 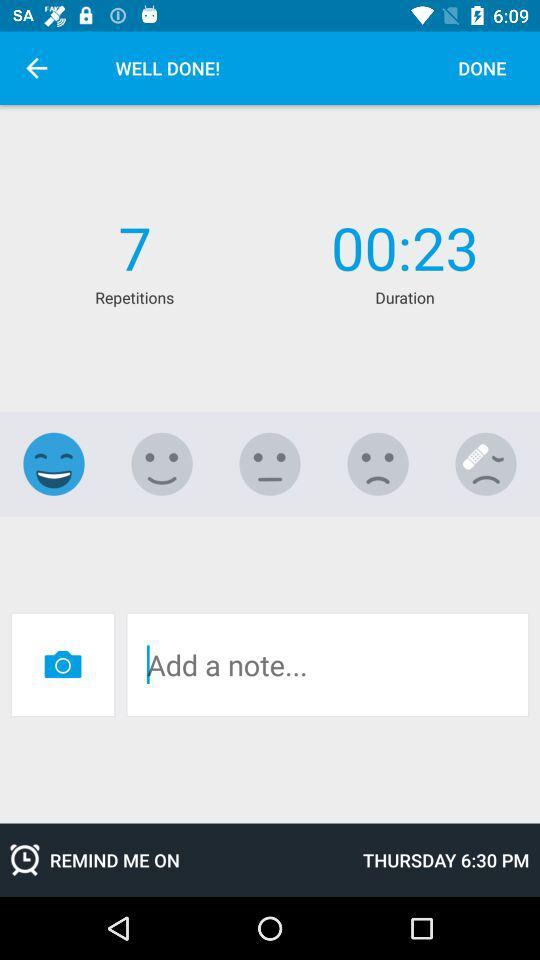 What do you see at coordinates (446, 859) in the screenshot?
I see `thursday 6 30 item` at bounding box center [446, 859].